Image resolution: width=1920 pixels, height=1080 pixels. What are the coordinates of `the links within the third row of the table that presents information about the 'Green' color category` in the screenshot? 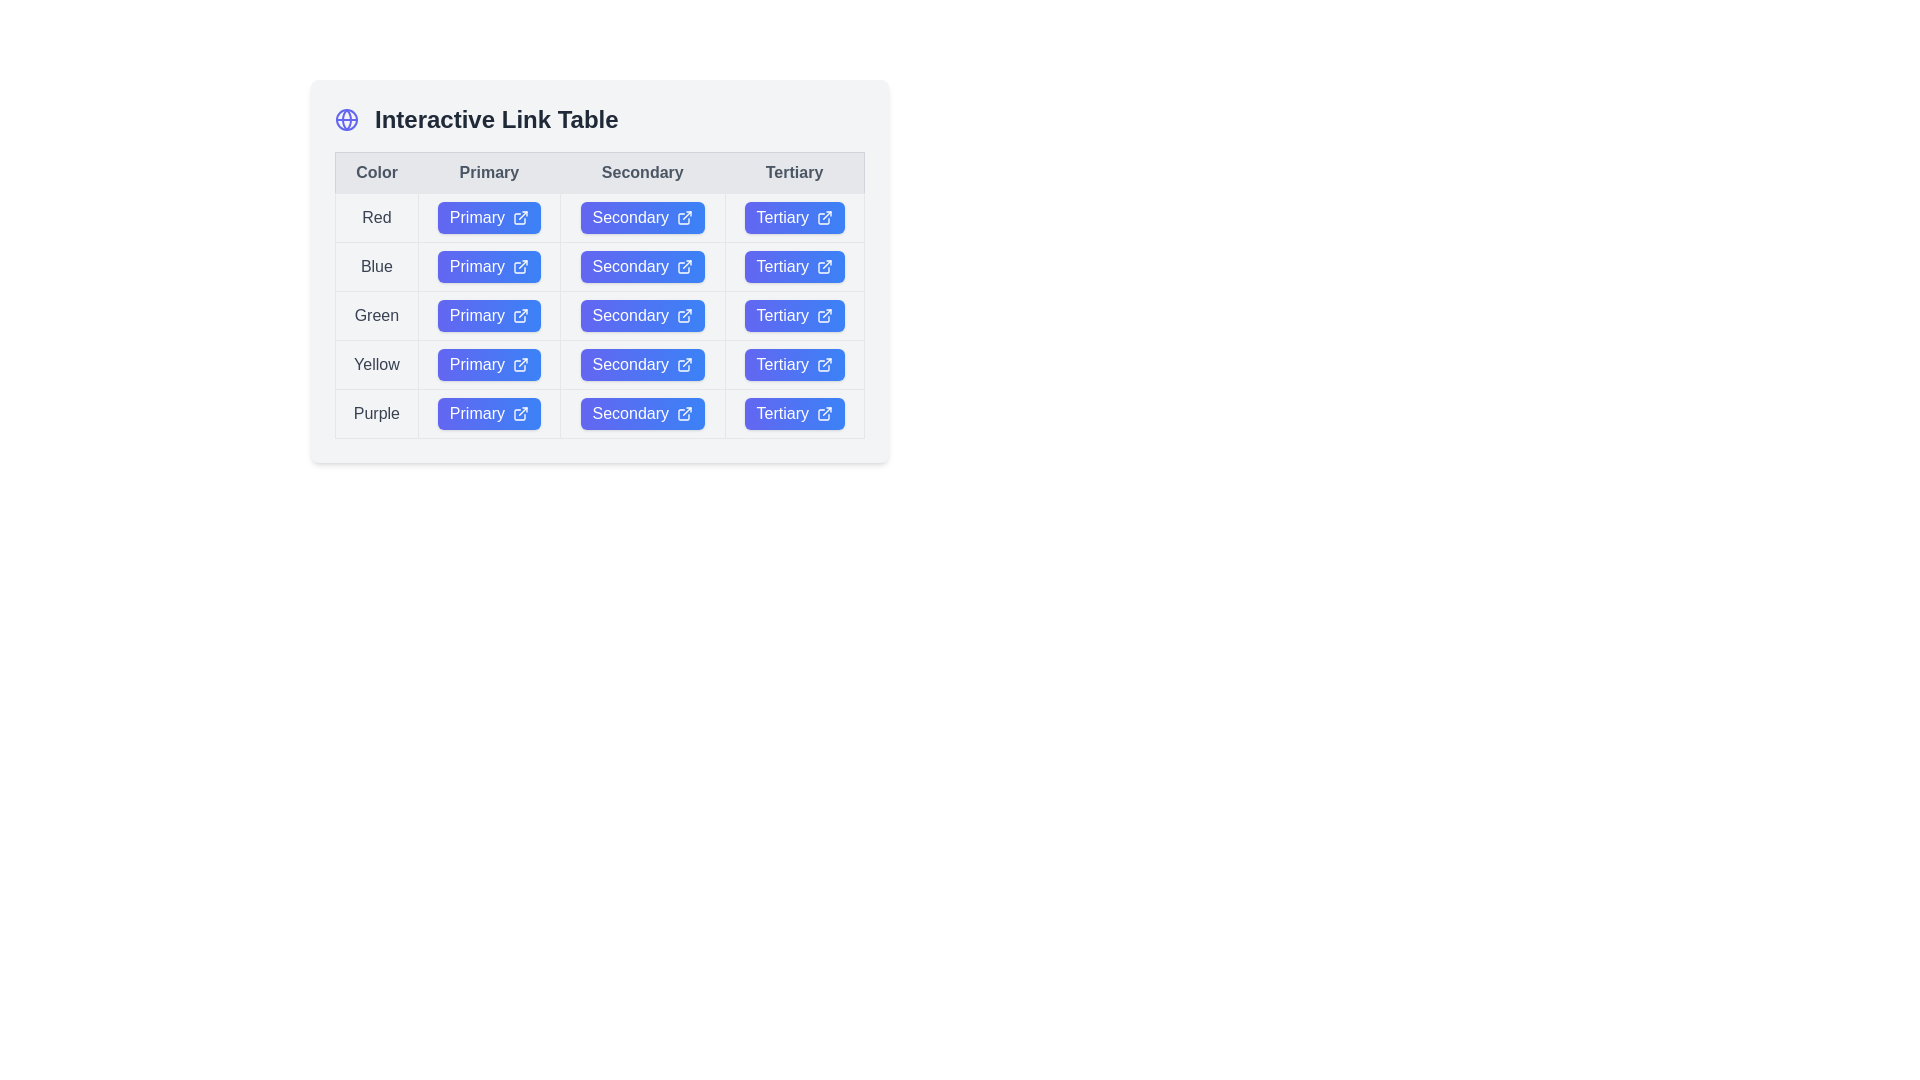 It's located at (599, 315).